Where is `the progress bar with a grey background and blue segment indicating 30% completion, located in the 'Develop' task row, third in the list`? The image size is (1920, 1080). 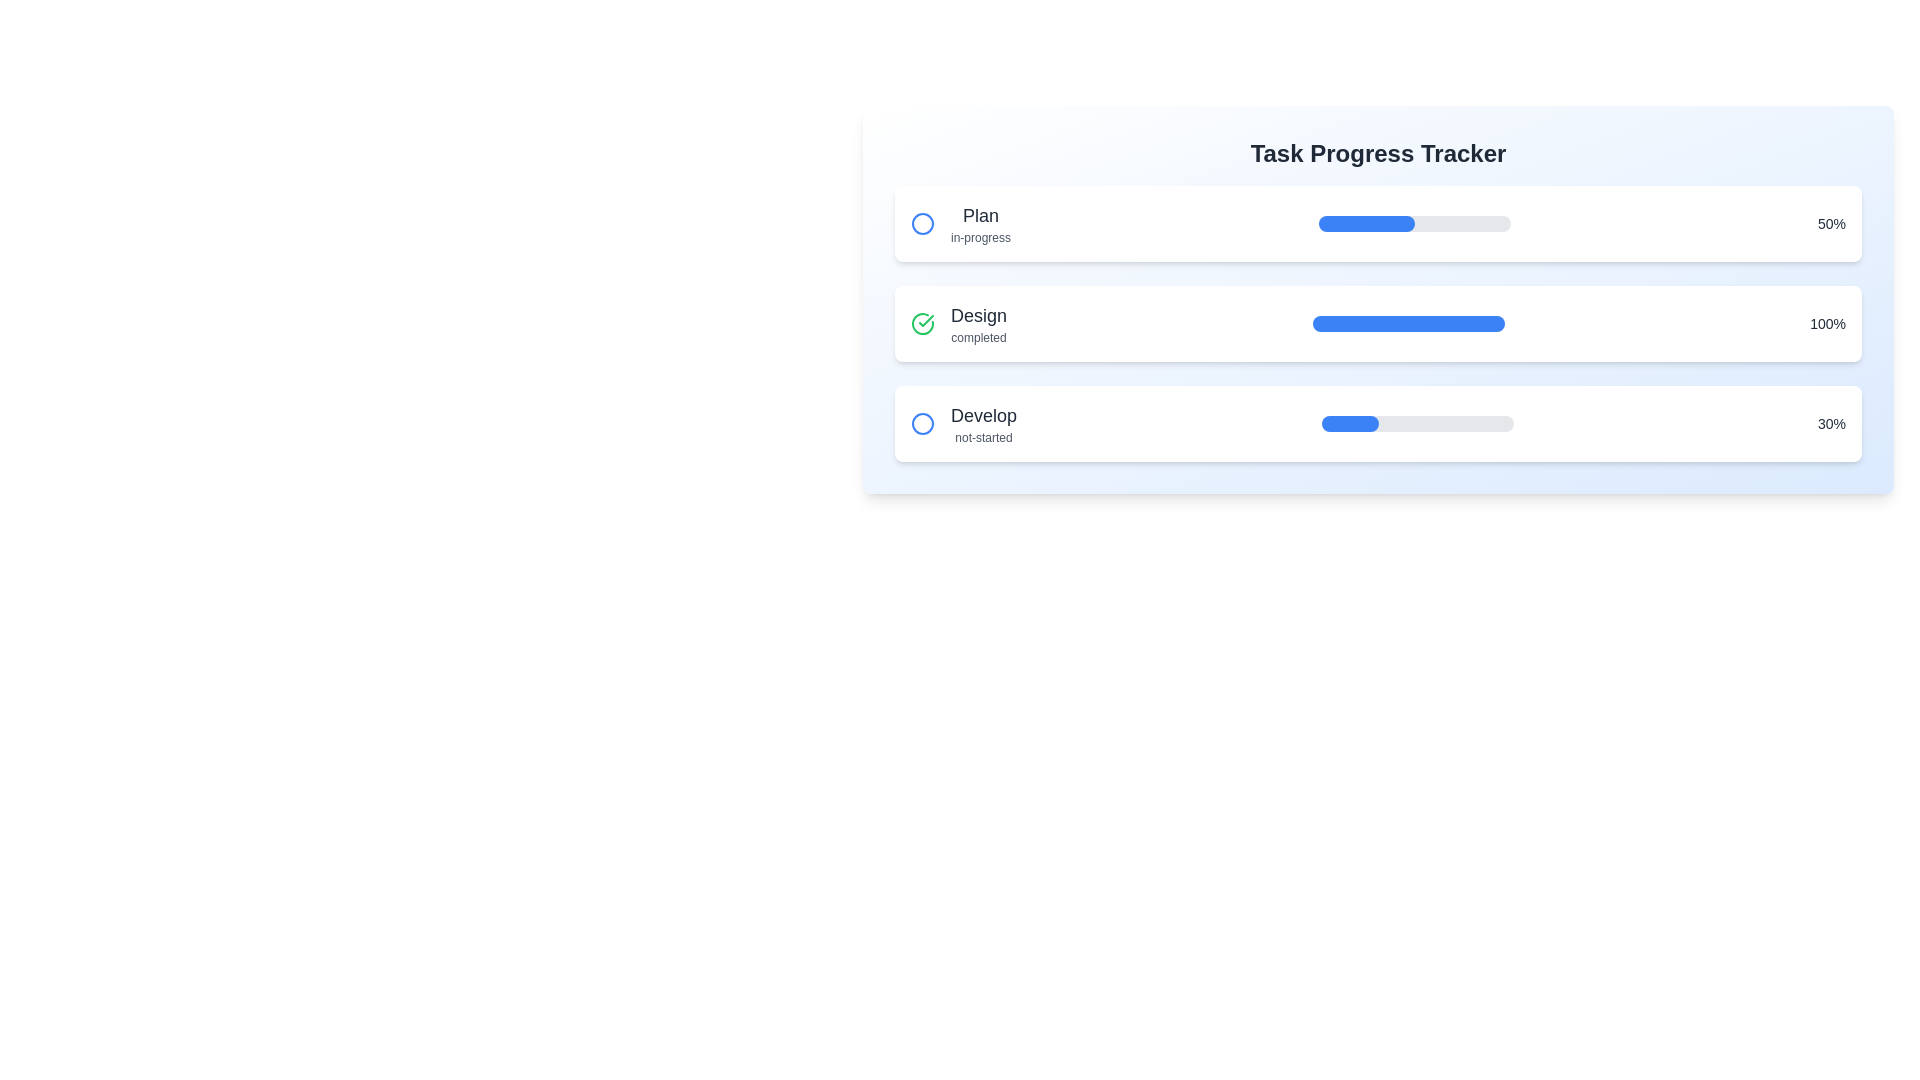
the progress bar with a grey background and blue segment indicating 30% completion, located in the 'Develop' task row, third in the list is located at coordinates (1416, 423).